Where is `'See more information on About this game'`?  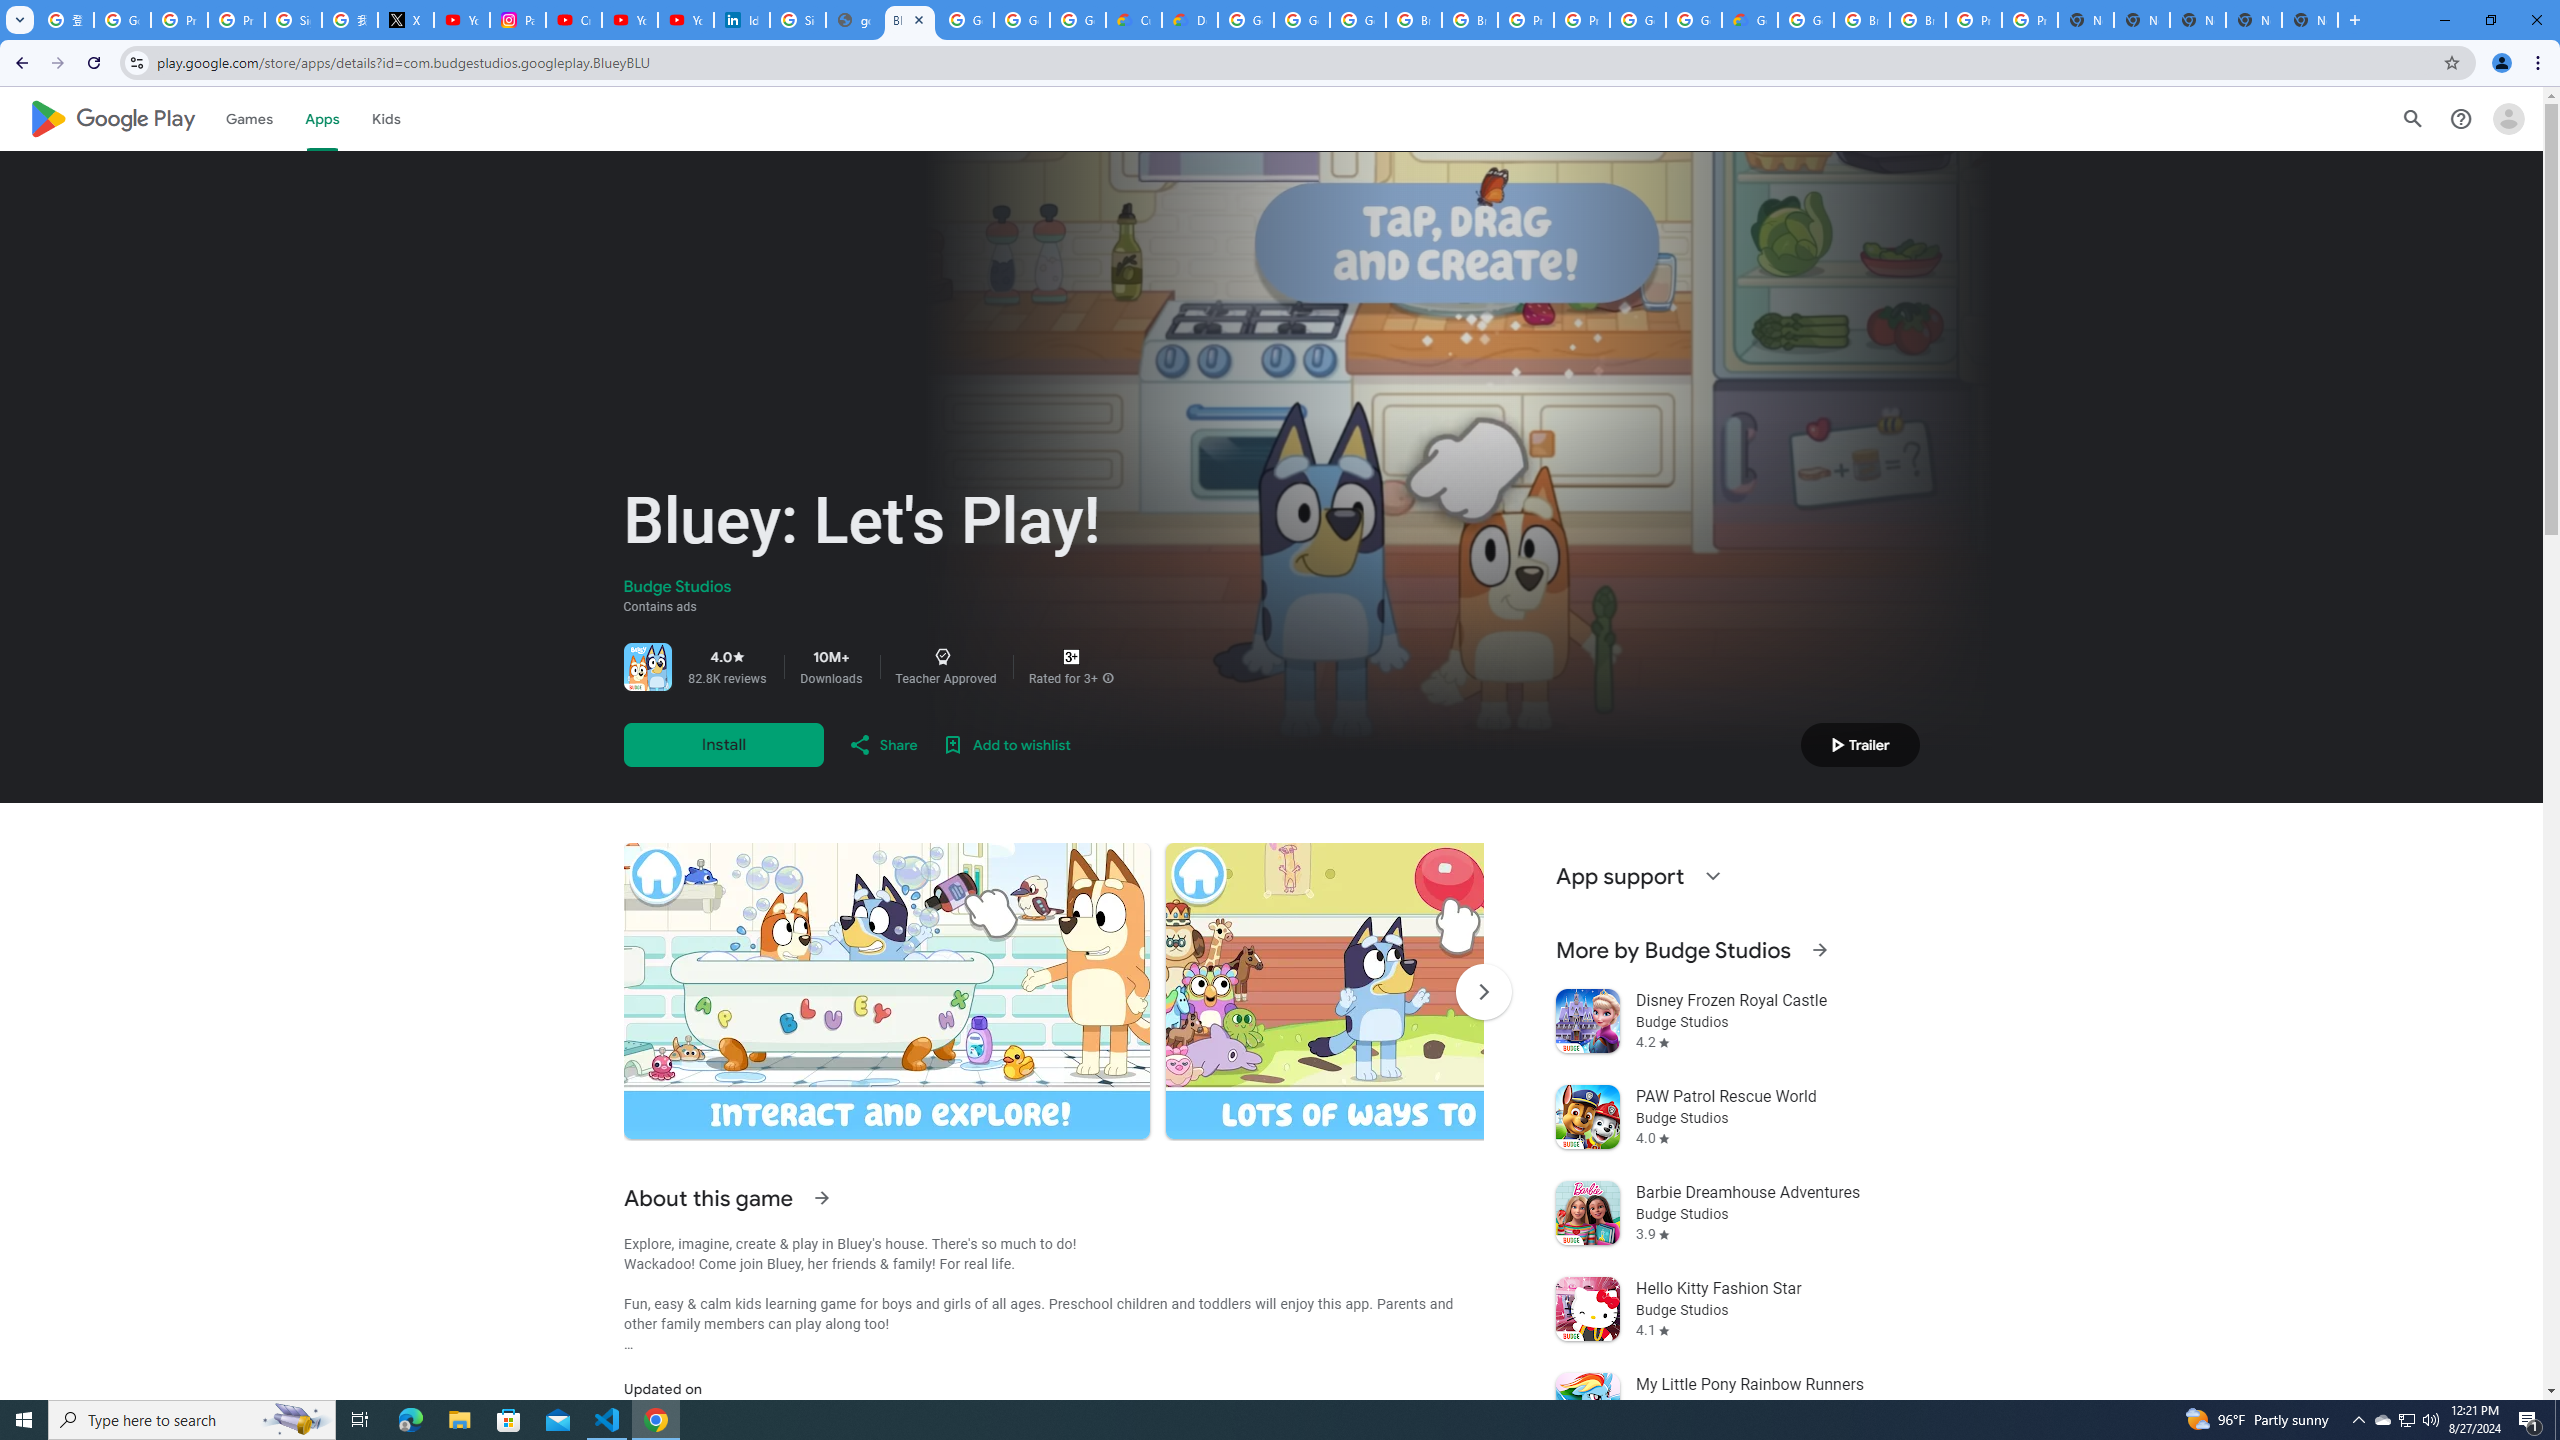
'See more information on About this game' is located at coordinates (819, 1198).